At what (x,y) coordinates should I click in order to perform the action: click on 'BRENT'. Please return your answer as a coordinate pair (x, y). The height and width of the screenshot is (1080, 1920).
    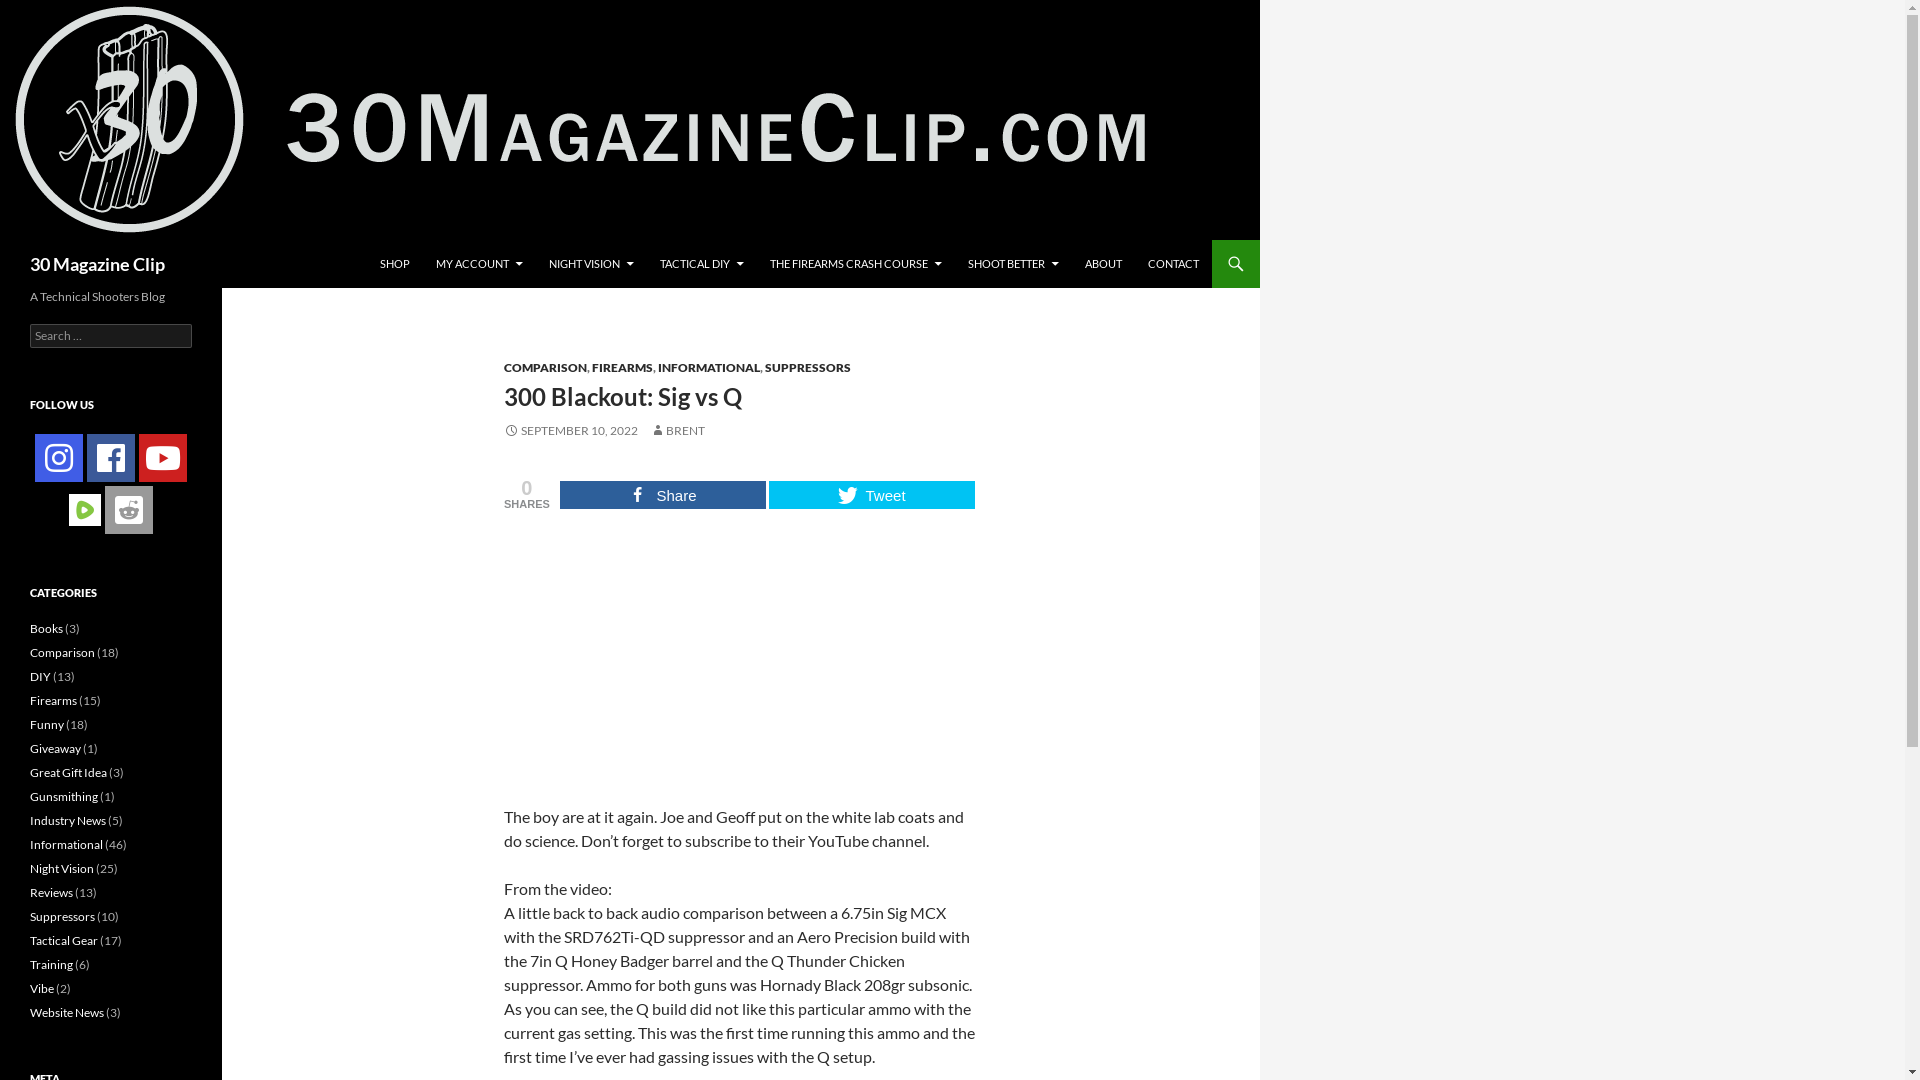
    Looking at the image, I should click on (677, 429).